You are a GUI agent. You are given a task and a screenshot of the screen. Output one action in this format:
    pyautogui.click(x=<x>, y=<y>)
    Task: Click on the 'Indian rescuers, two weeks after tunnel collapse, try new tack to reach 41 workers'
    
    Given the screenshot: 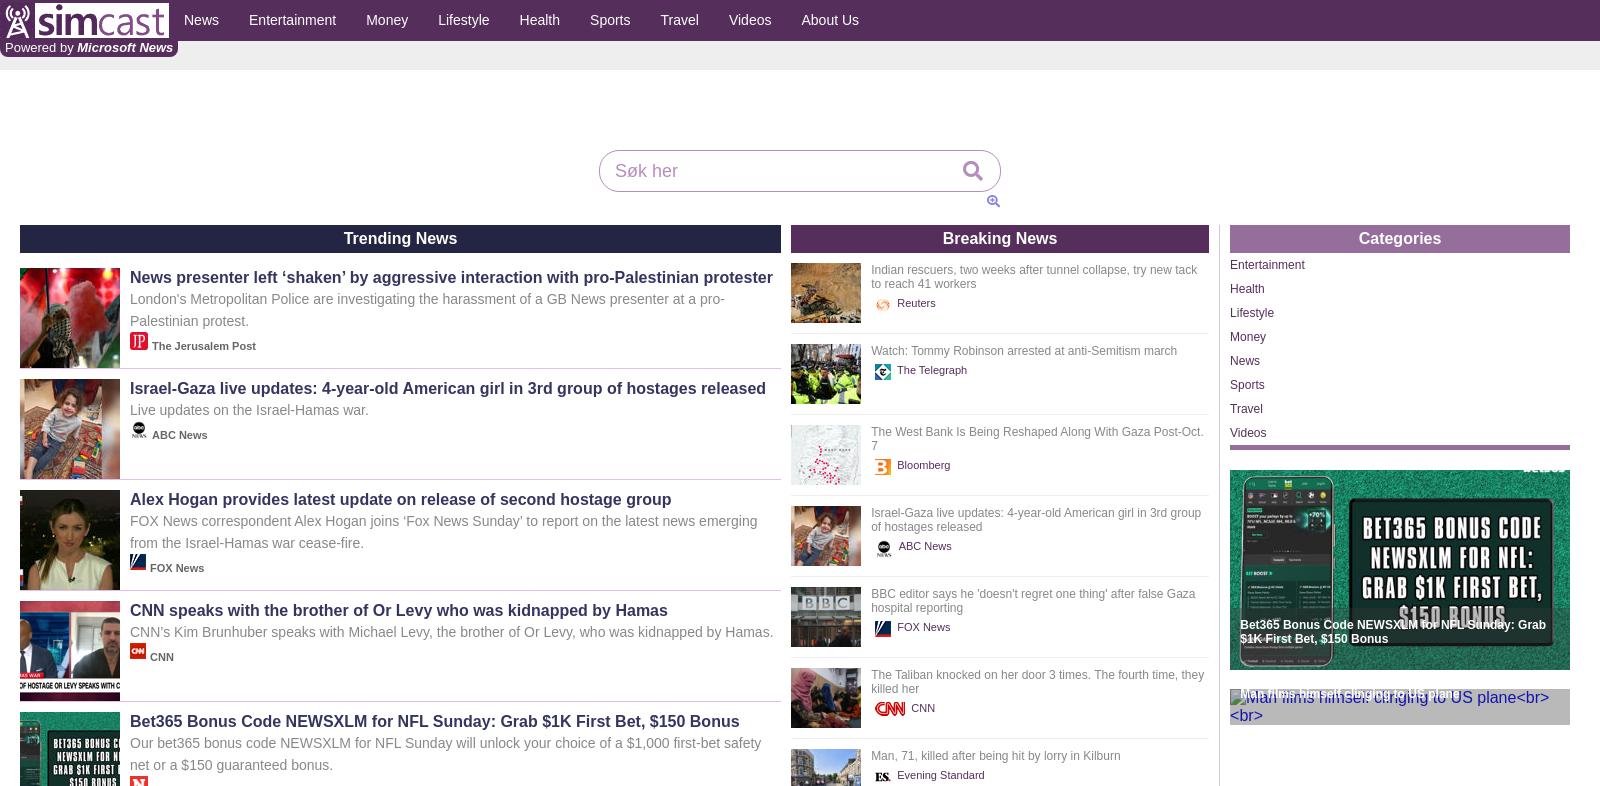 What is the action you would take?
    pyautogui.click(x=1033, y=276)
    